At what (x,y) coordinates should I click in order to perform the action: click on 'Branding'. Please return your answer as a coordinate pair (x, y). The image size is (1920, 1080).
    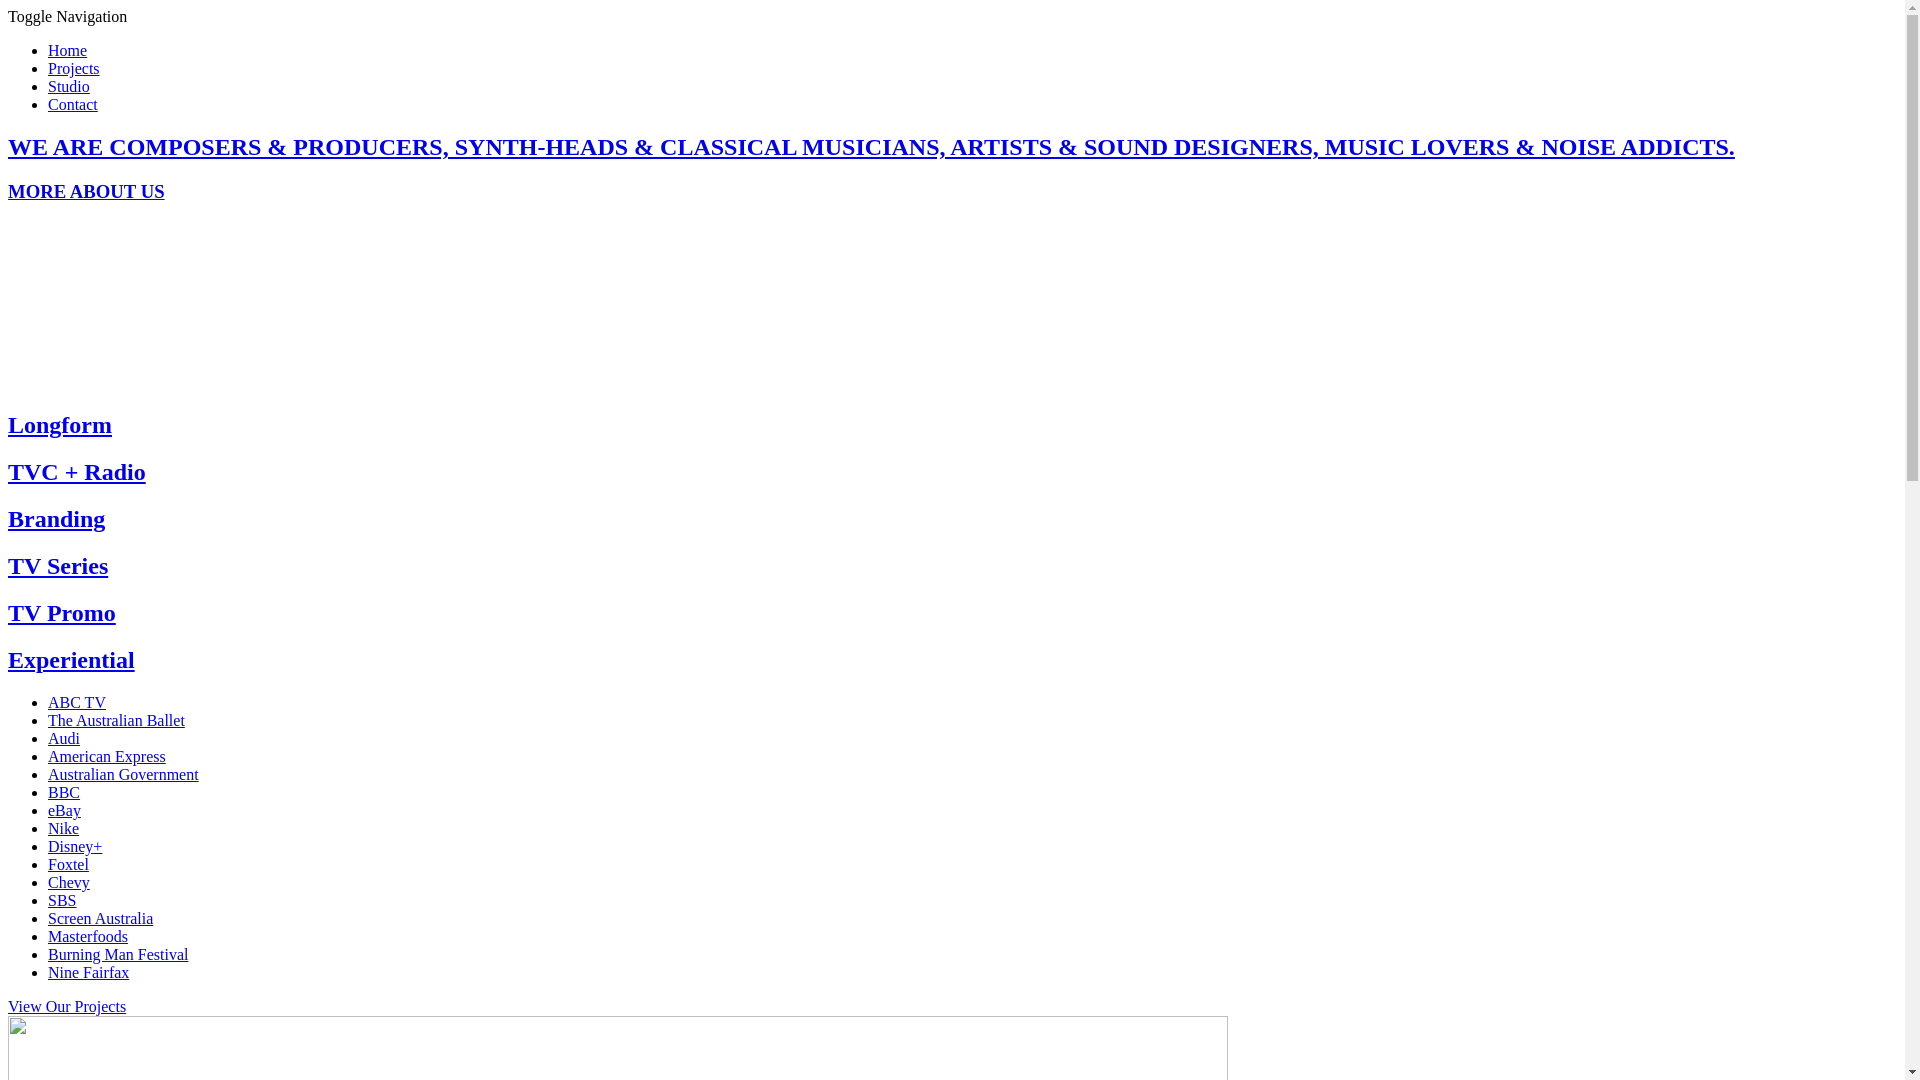
    Looking at the image, I should click on (56, 518).